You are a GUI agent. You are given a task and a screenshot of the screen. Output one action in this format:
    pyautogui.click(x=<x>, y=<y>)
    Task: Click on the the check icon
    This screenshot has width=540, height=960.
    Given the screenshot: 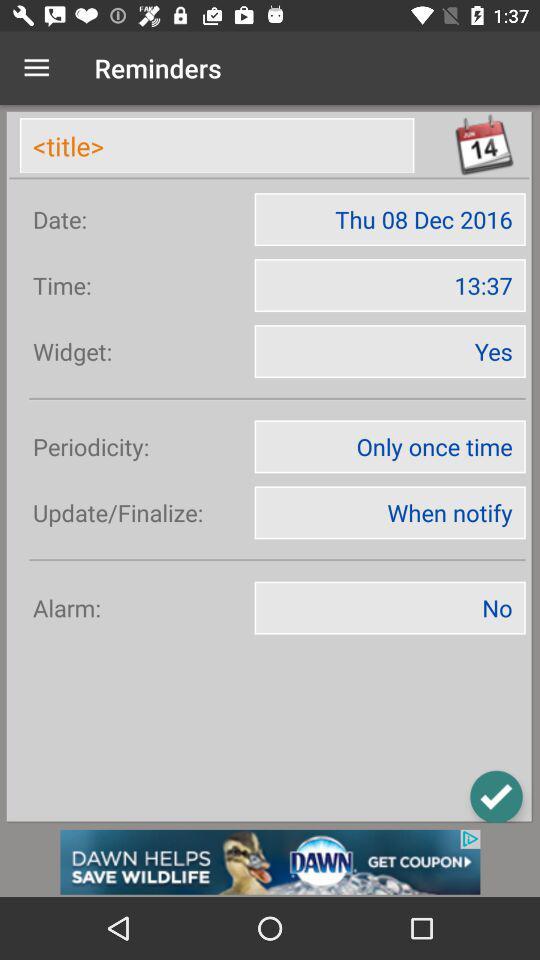 What is the action you would take?
    pyautogui.click(x=495, y=796)
    